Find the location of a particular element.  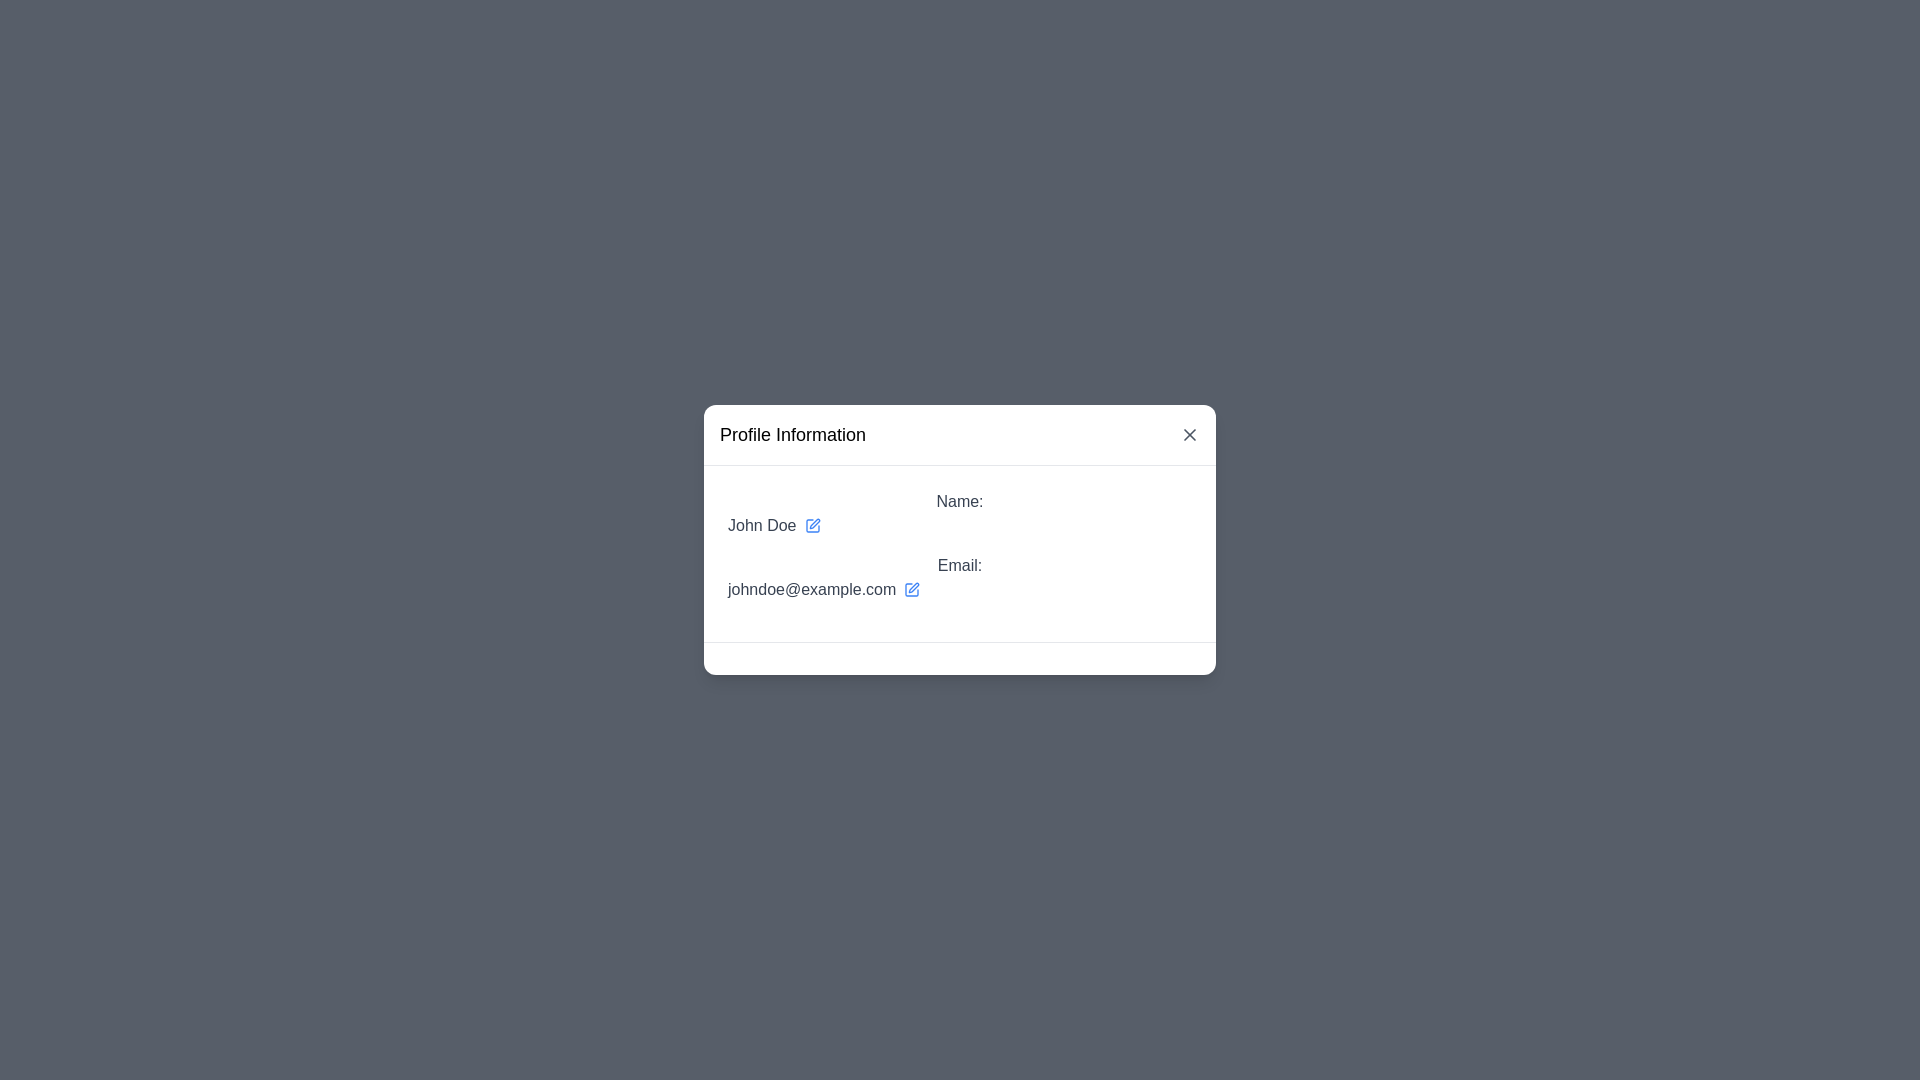

the text label that serves as a heading or title for the section of the interface, located at the top-left region of the dialog box is located at coordinates (791, 434).